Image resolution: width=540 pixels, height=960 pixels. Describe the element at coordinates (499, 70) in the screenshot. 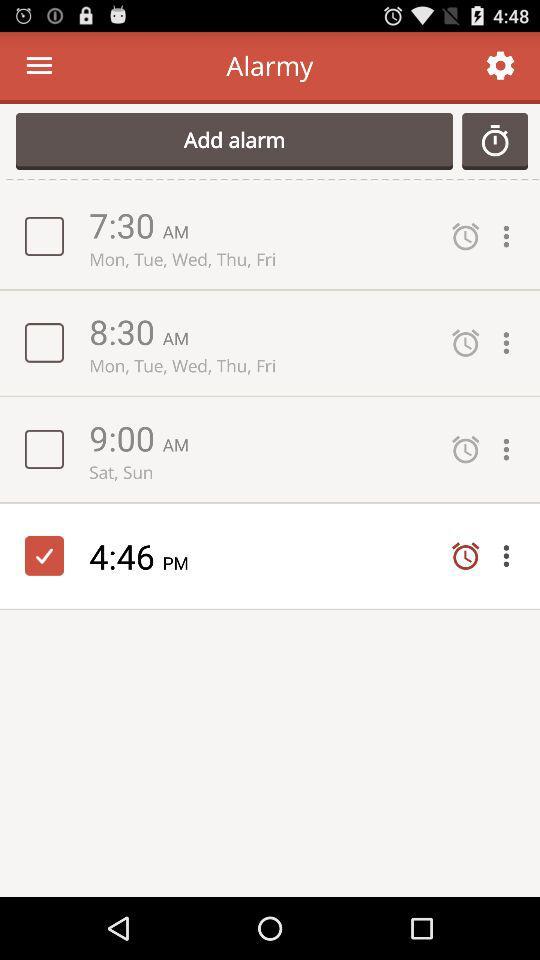

I see `the settings icon` at that location.